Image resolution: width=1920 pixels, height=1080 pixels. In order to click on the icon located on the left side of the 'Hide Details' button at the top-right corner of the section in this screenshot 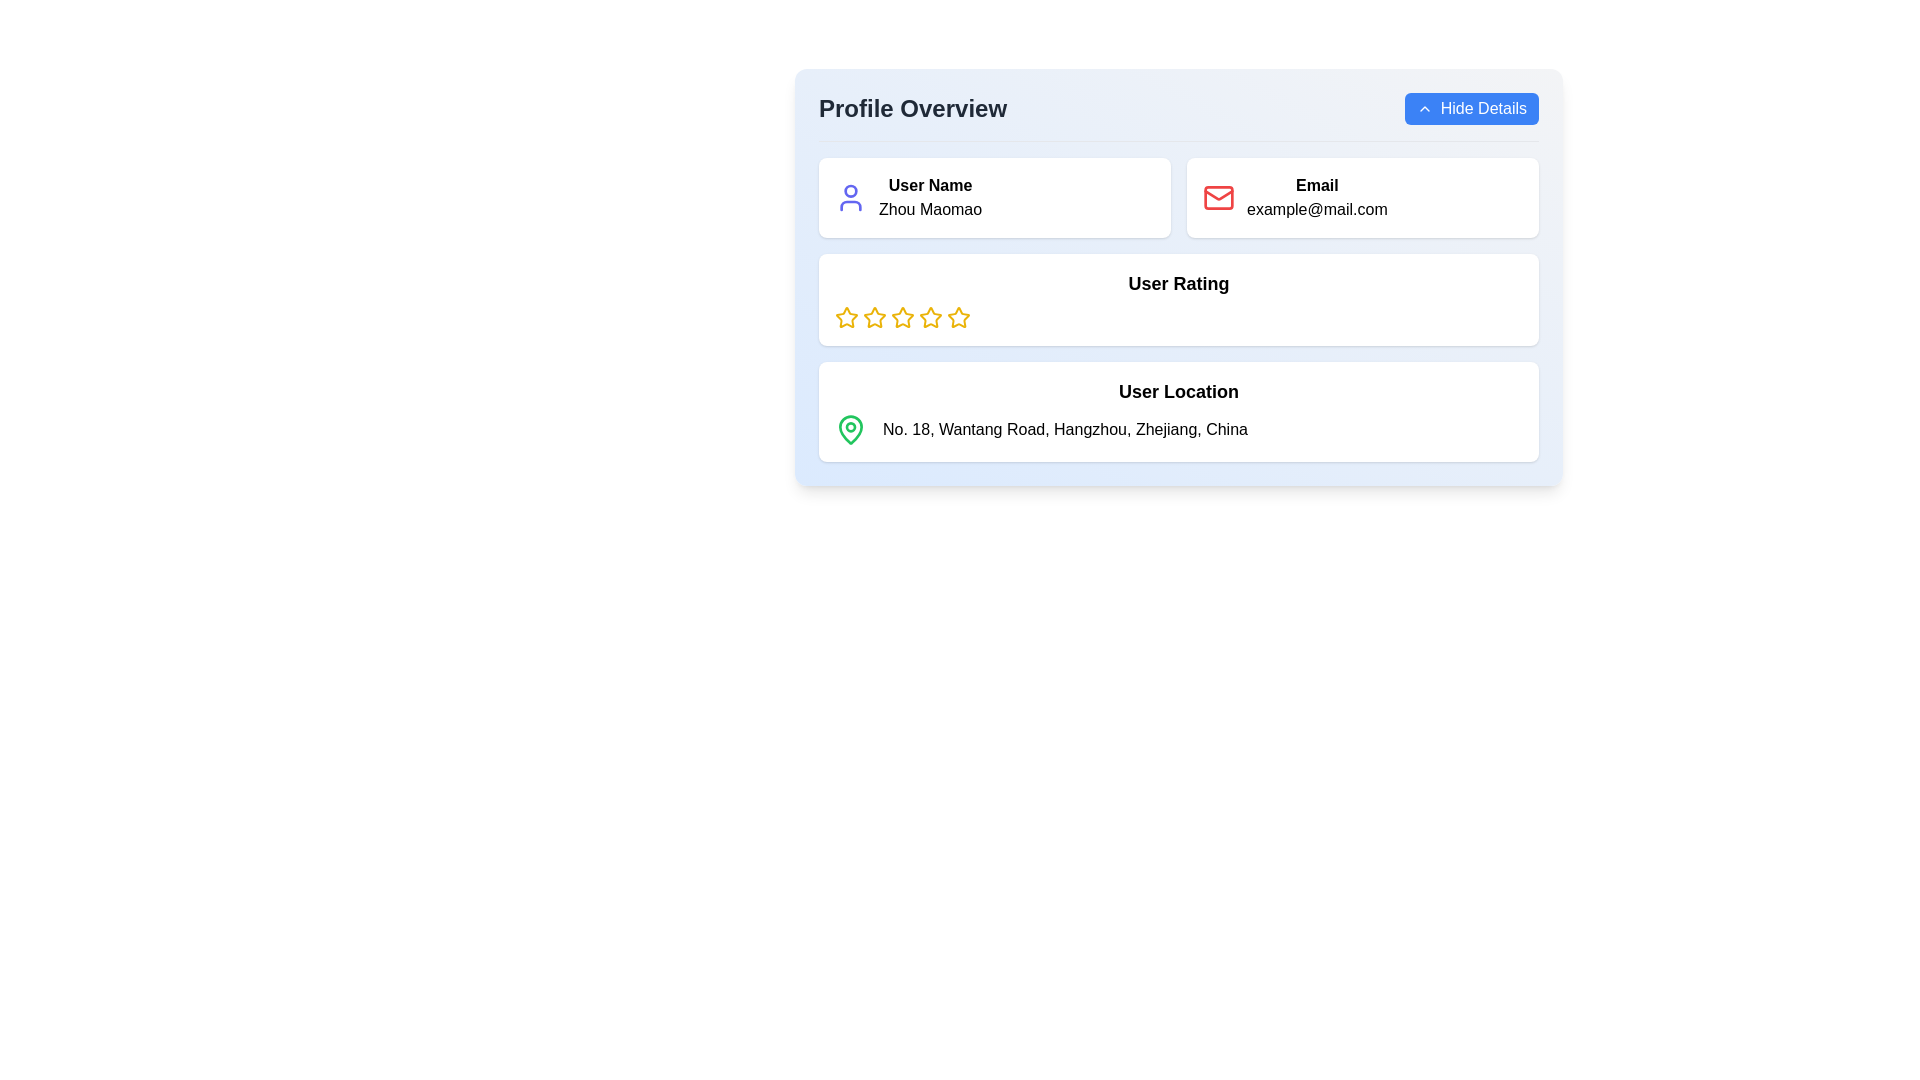, I will do `click(1423, 108)`.